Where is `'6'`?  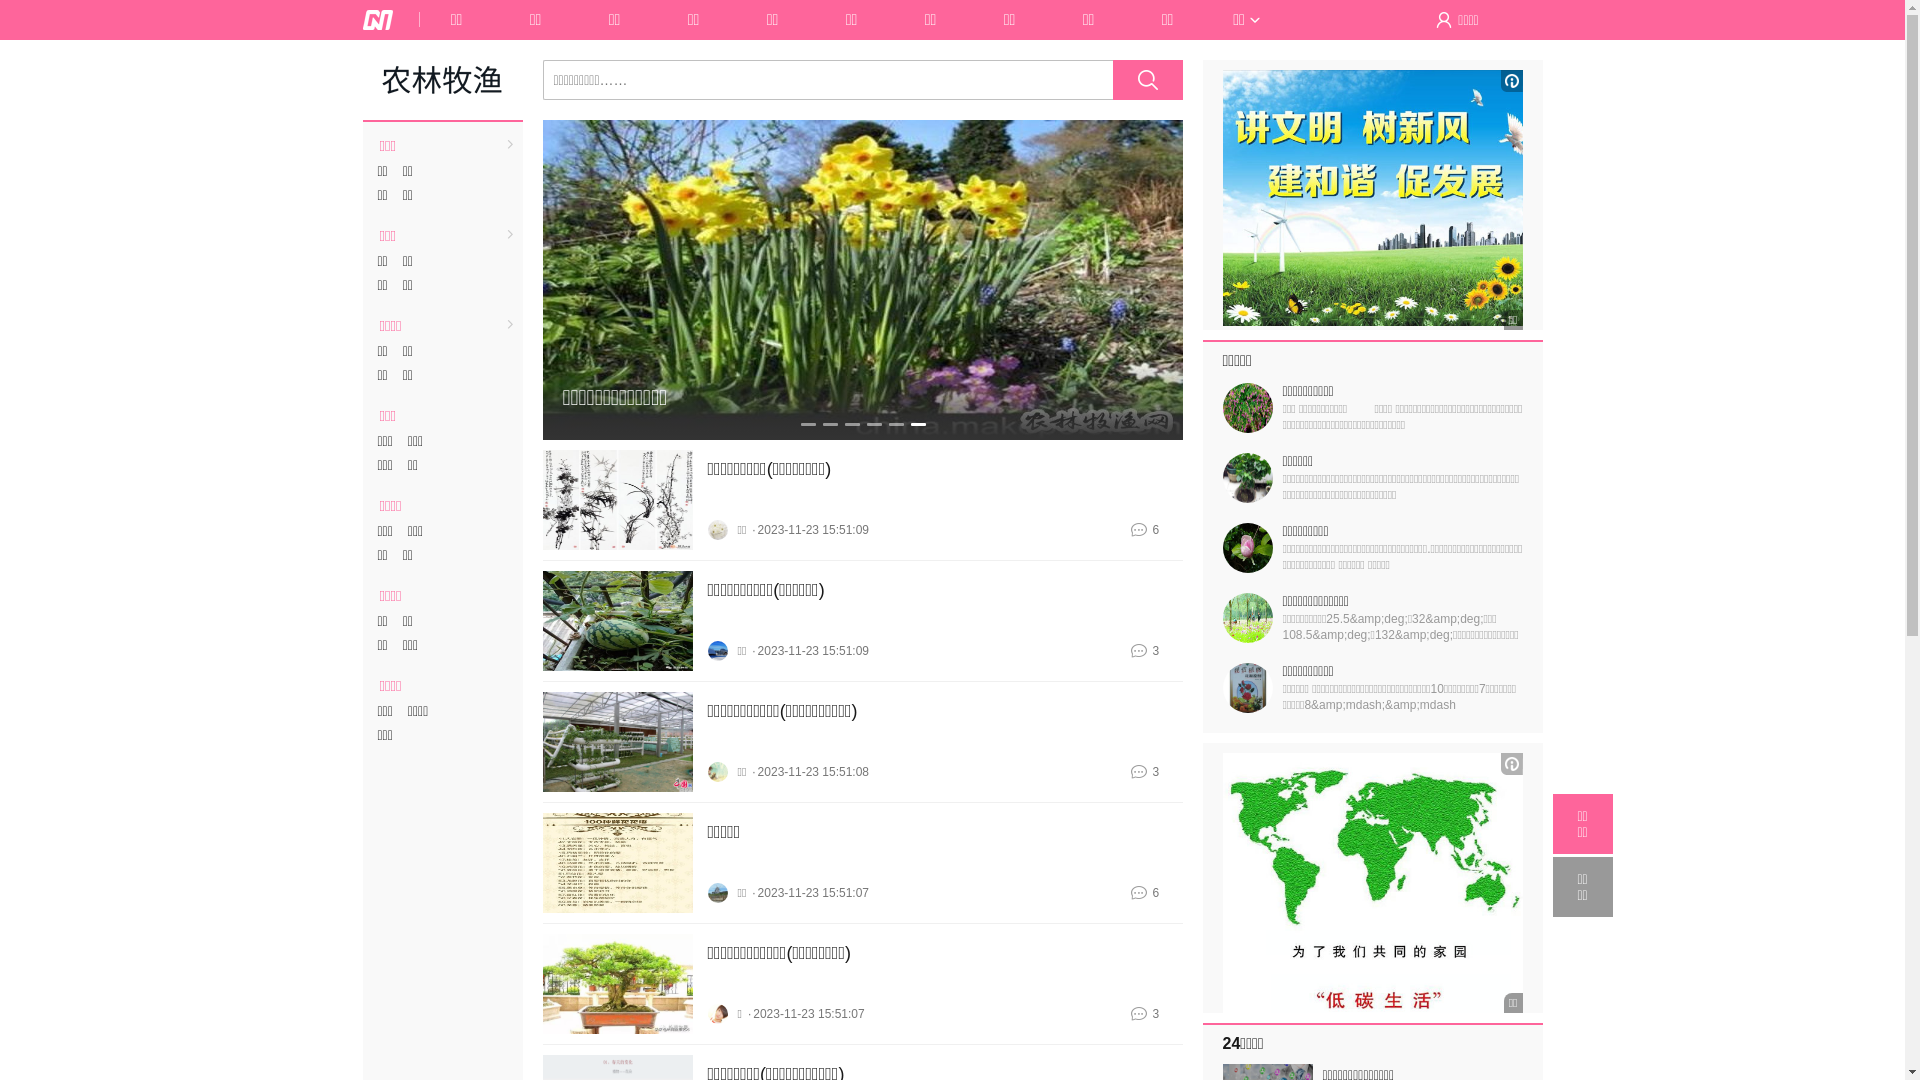 '6' is located at coordinates (1156, 892).